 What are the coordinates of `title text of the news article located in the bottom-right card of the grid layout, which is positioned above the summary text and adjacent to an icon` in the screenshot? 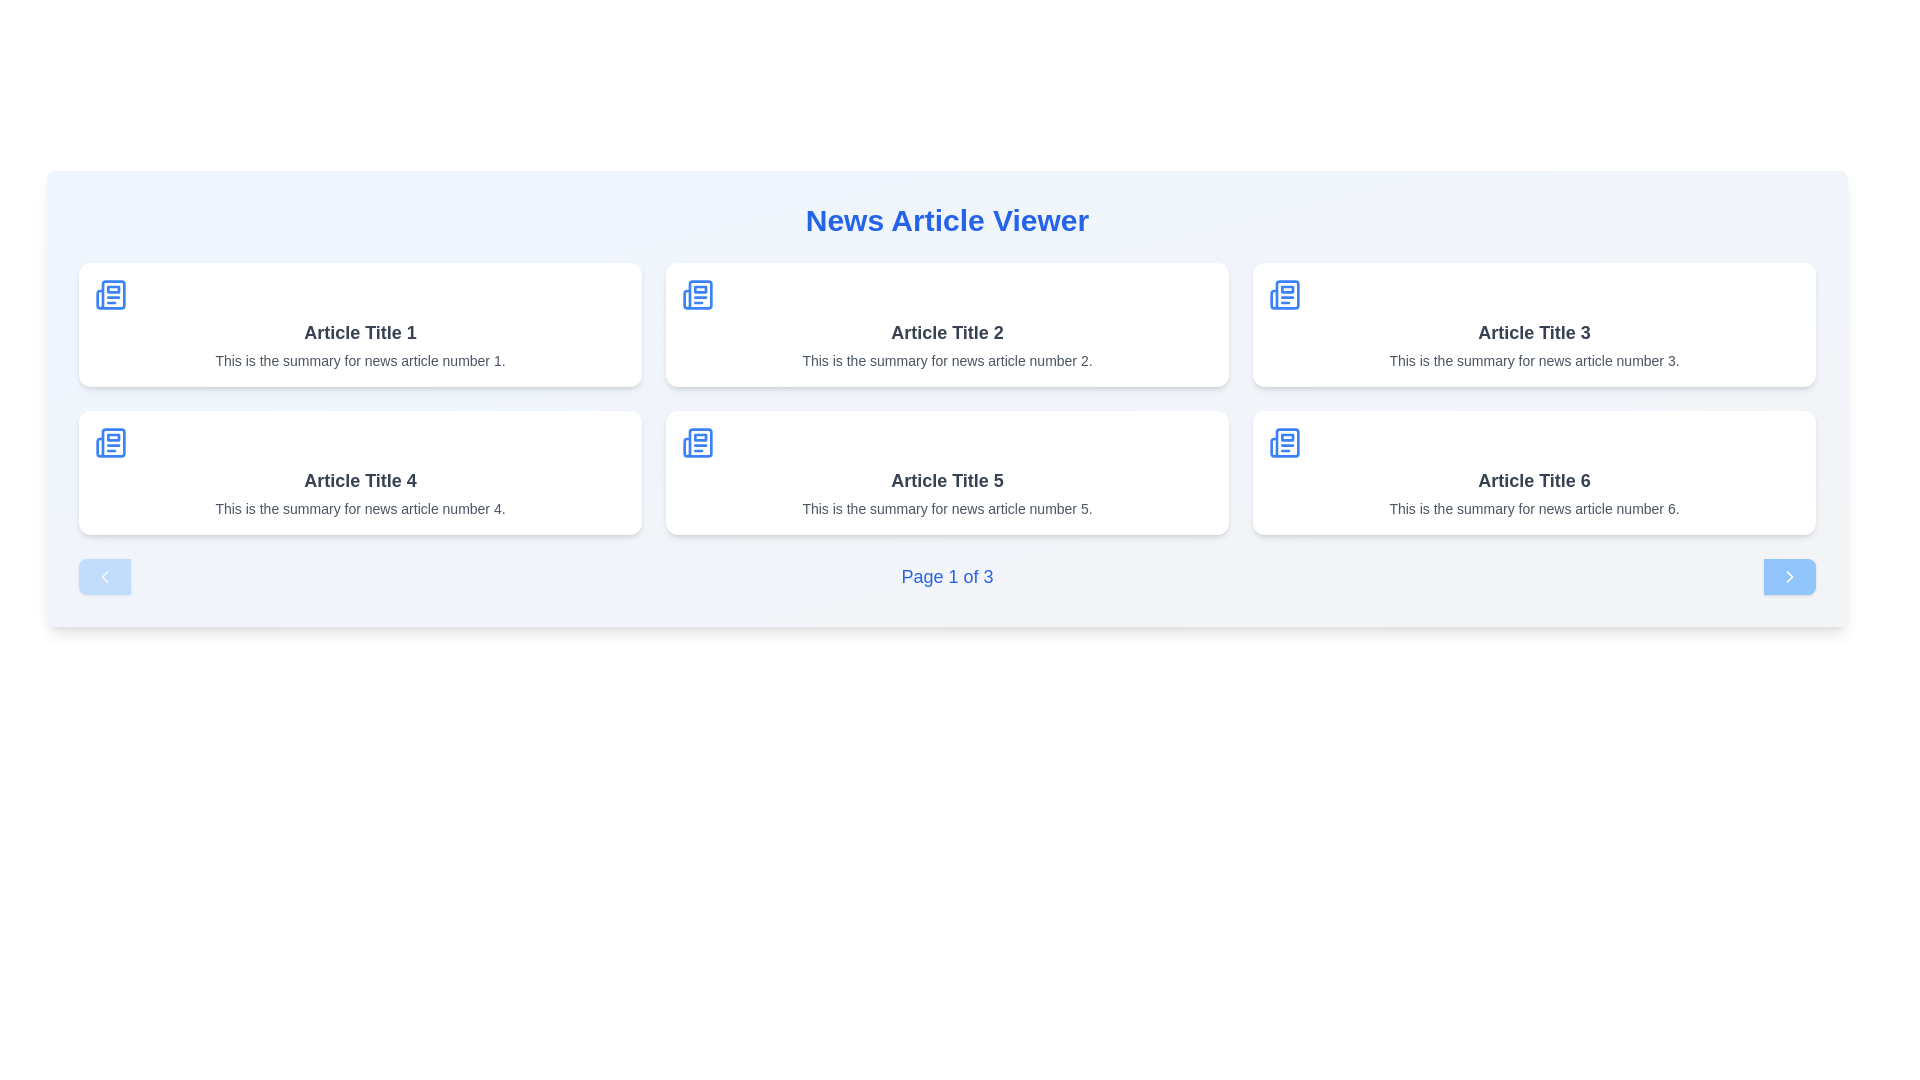 It's located at (1533, 481).